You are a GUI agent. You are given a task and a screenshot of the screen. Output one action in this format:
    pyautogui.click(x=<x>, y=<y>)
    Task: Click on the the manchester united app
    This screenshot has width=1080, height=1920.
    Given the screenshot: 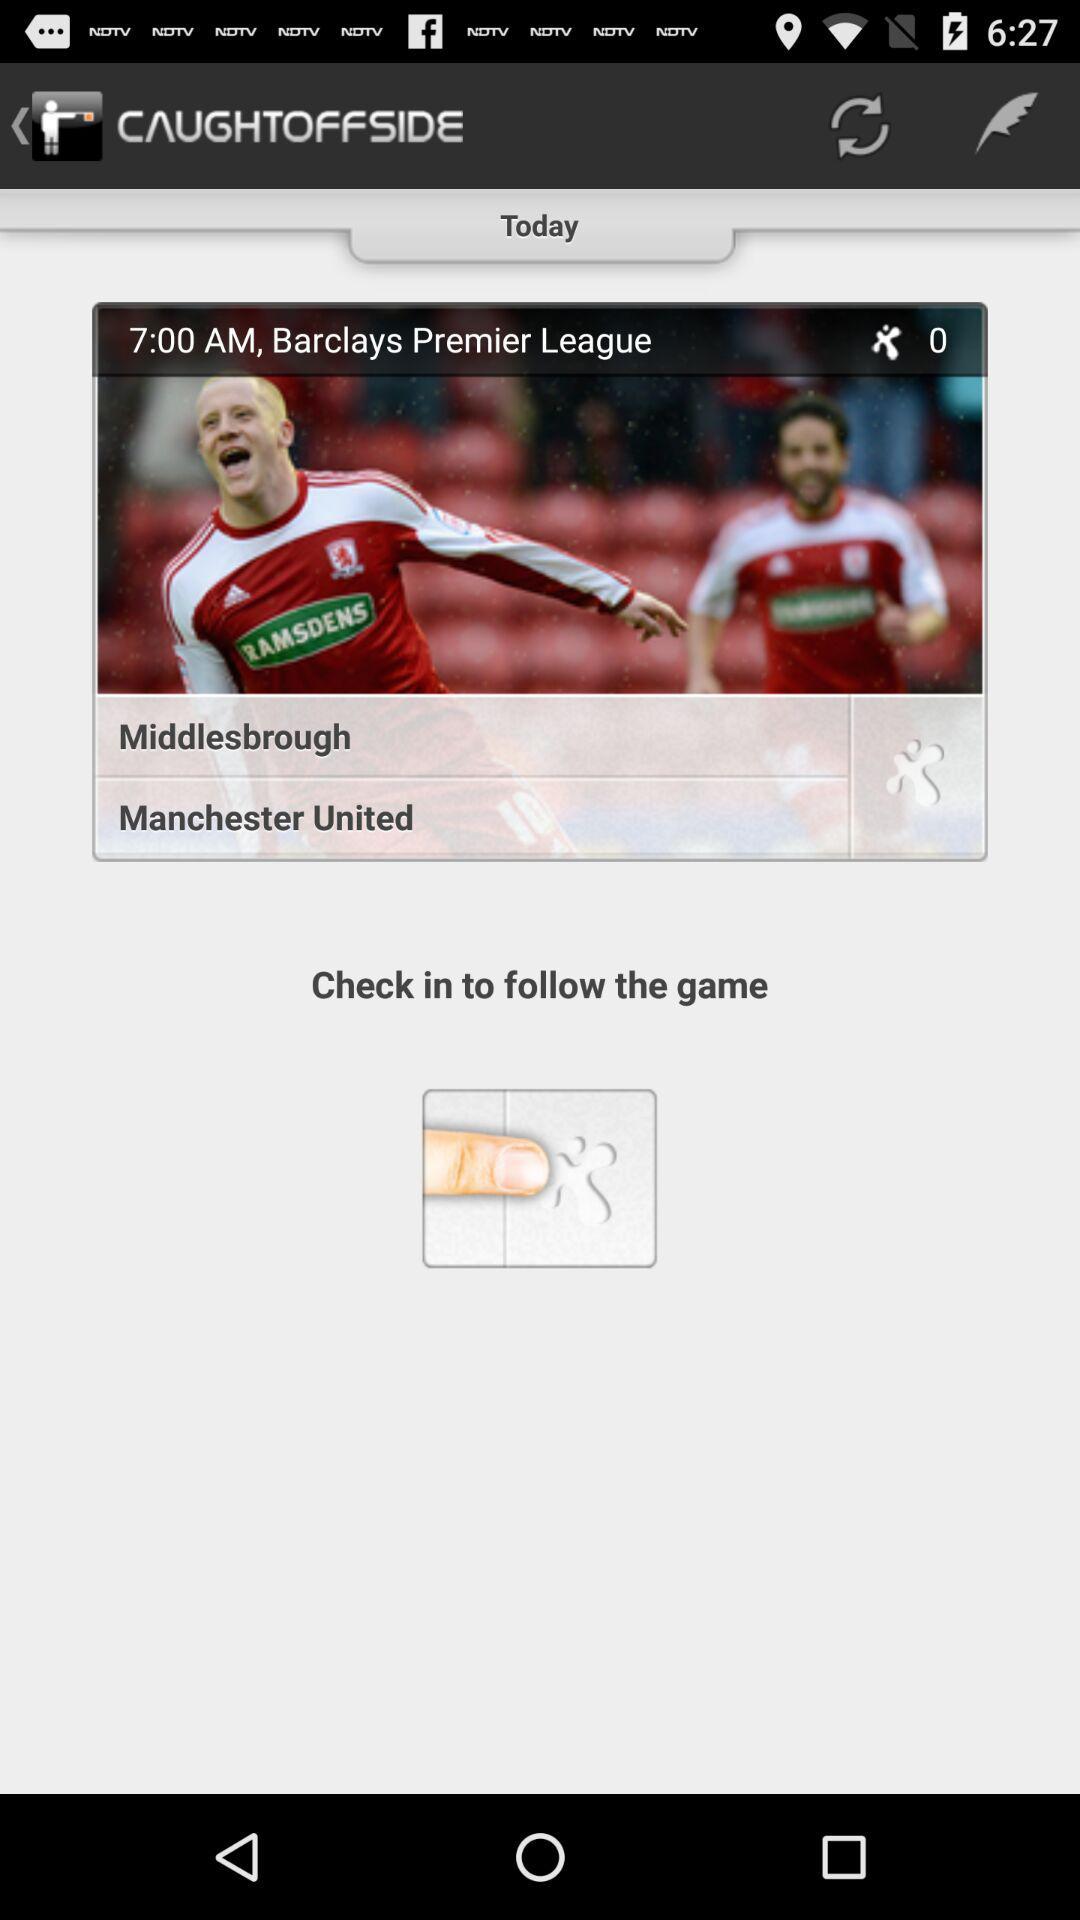 What is the action you would take?
    pyautogui.click(x=459, y=816)
    